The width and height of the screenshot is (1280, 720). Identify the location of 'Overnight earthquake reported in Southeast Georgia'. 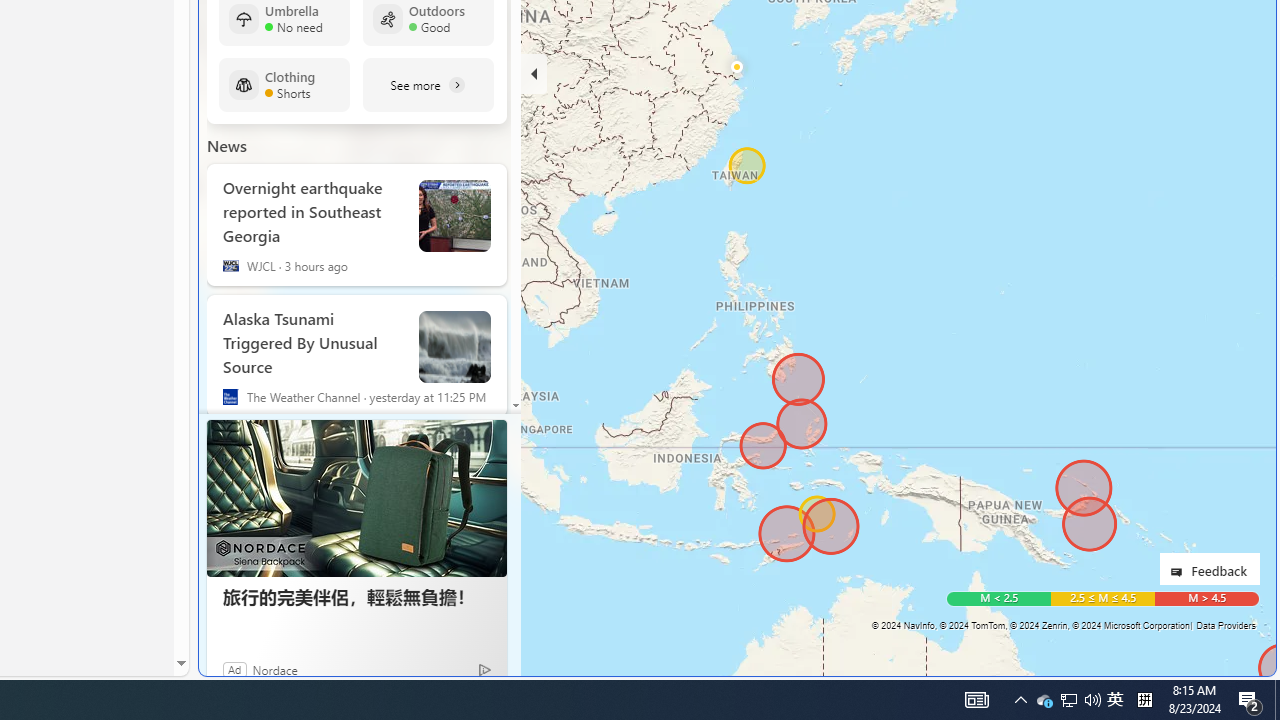
(311, 208).